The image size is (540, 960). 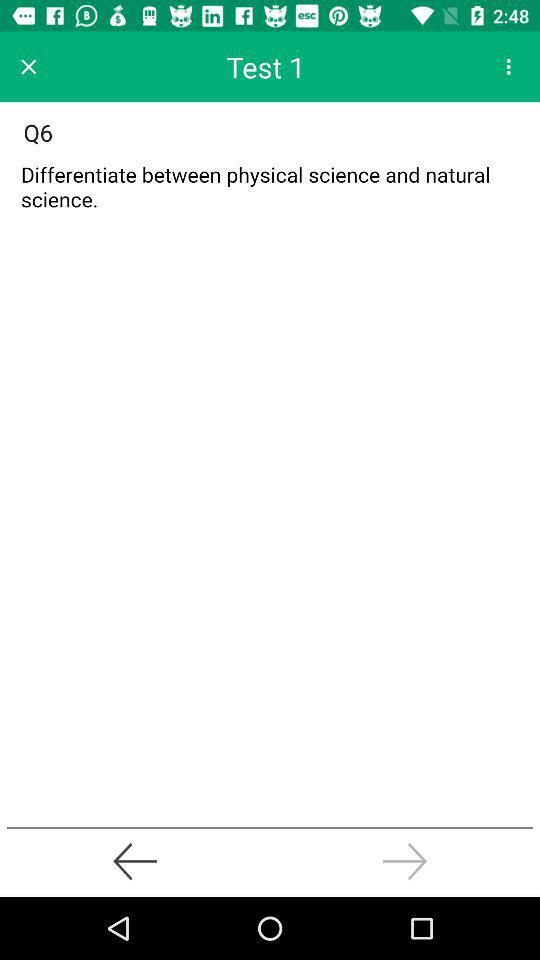 I want to click on go back, so click(x=135, y=860).